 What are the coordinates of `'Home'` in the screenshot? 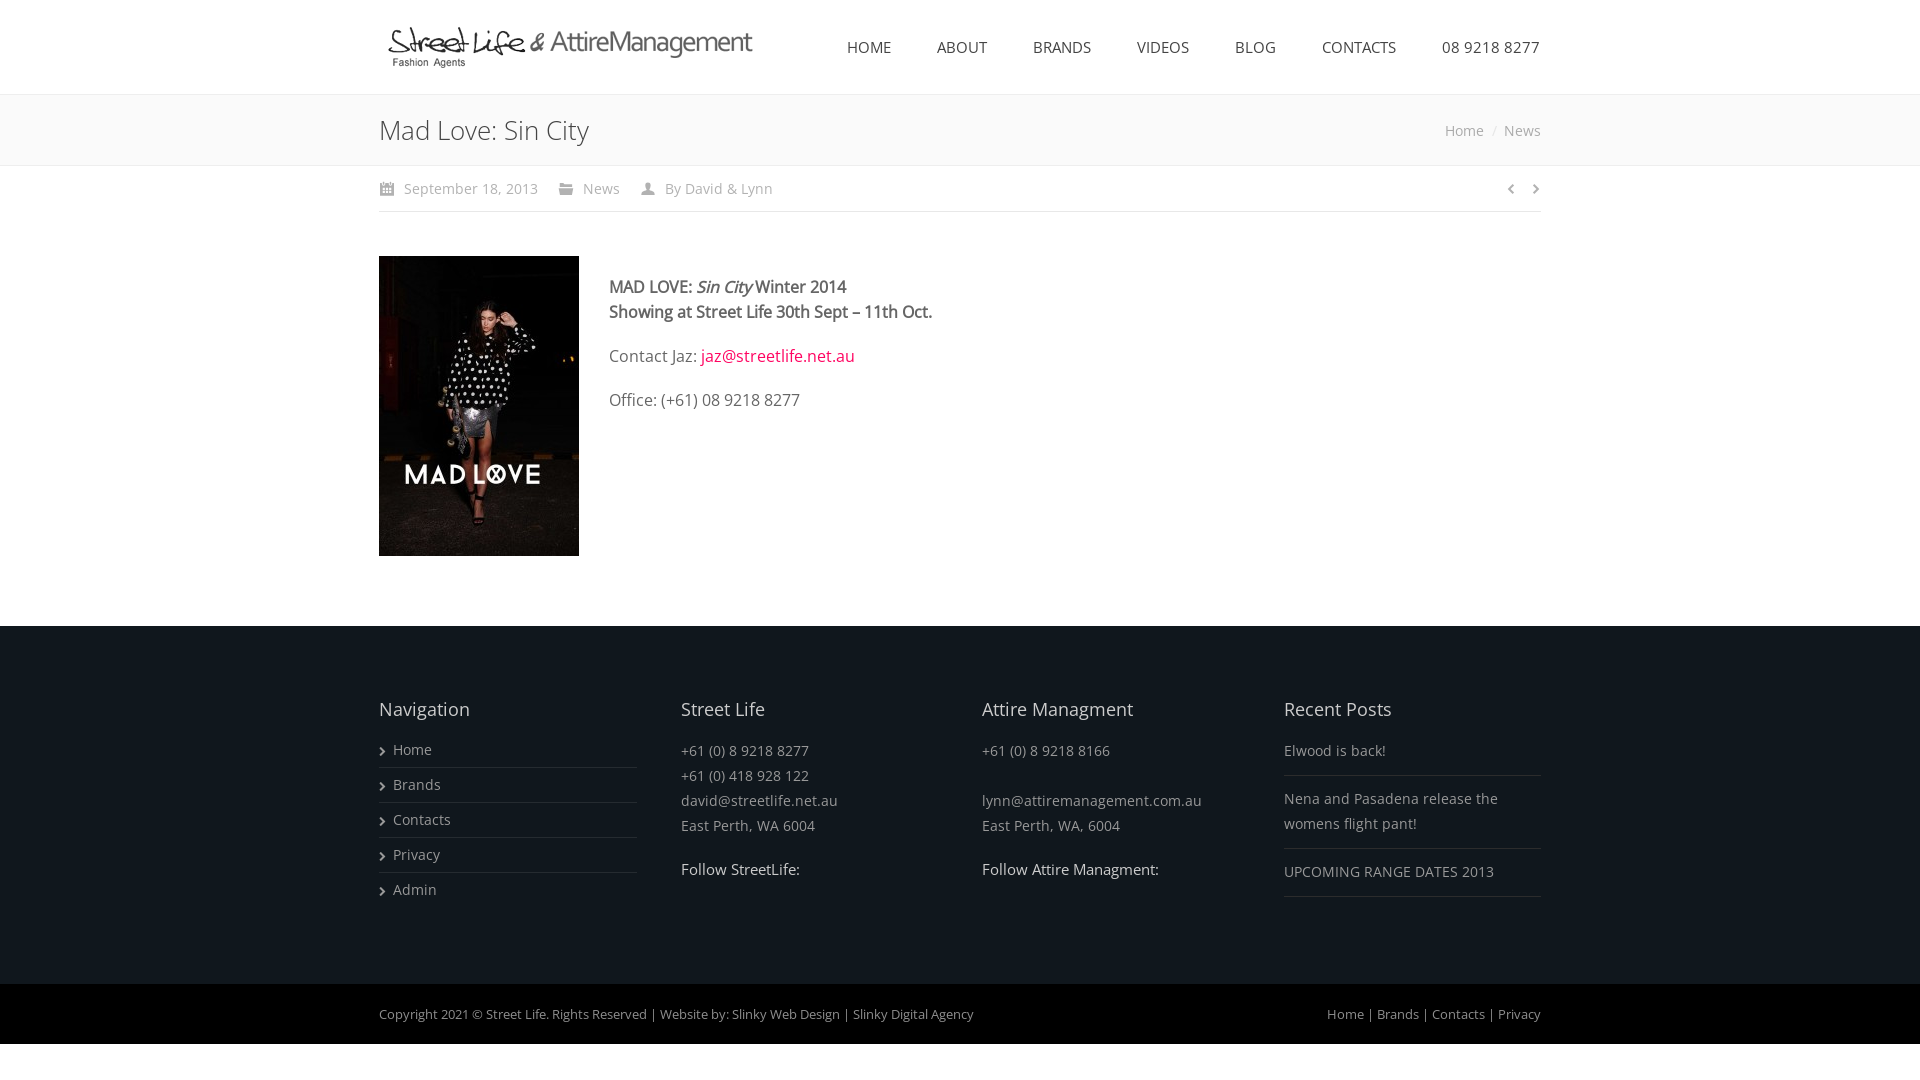 It's located at (1345, 1013).